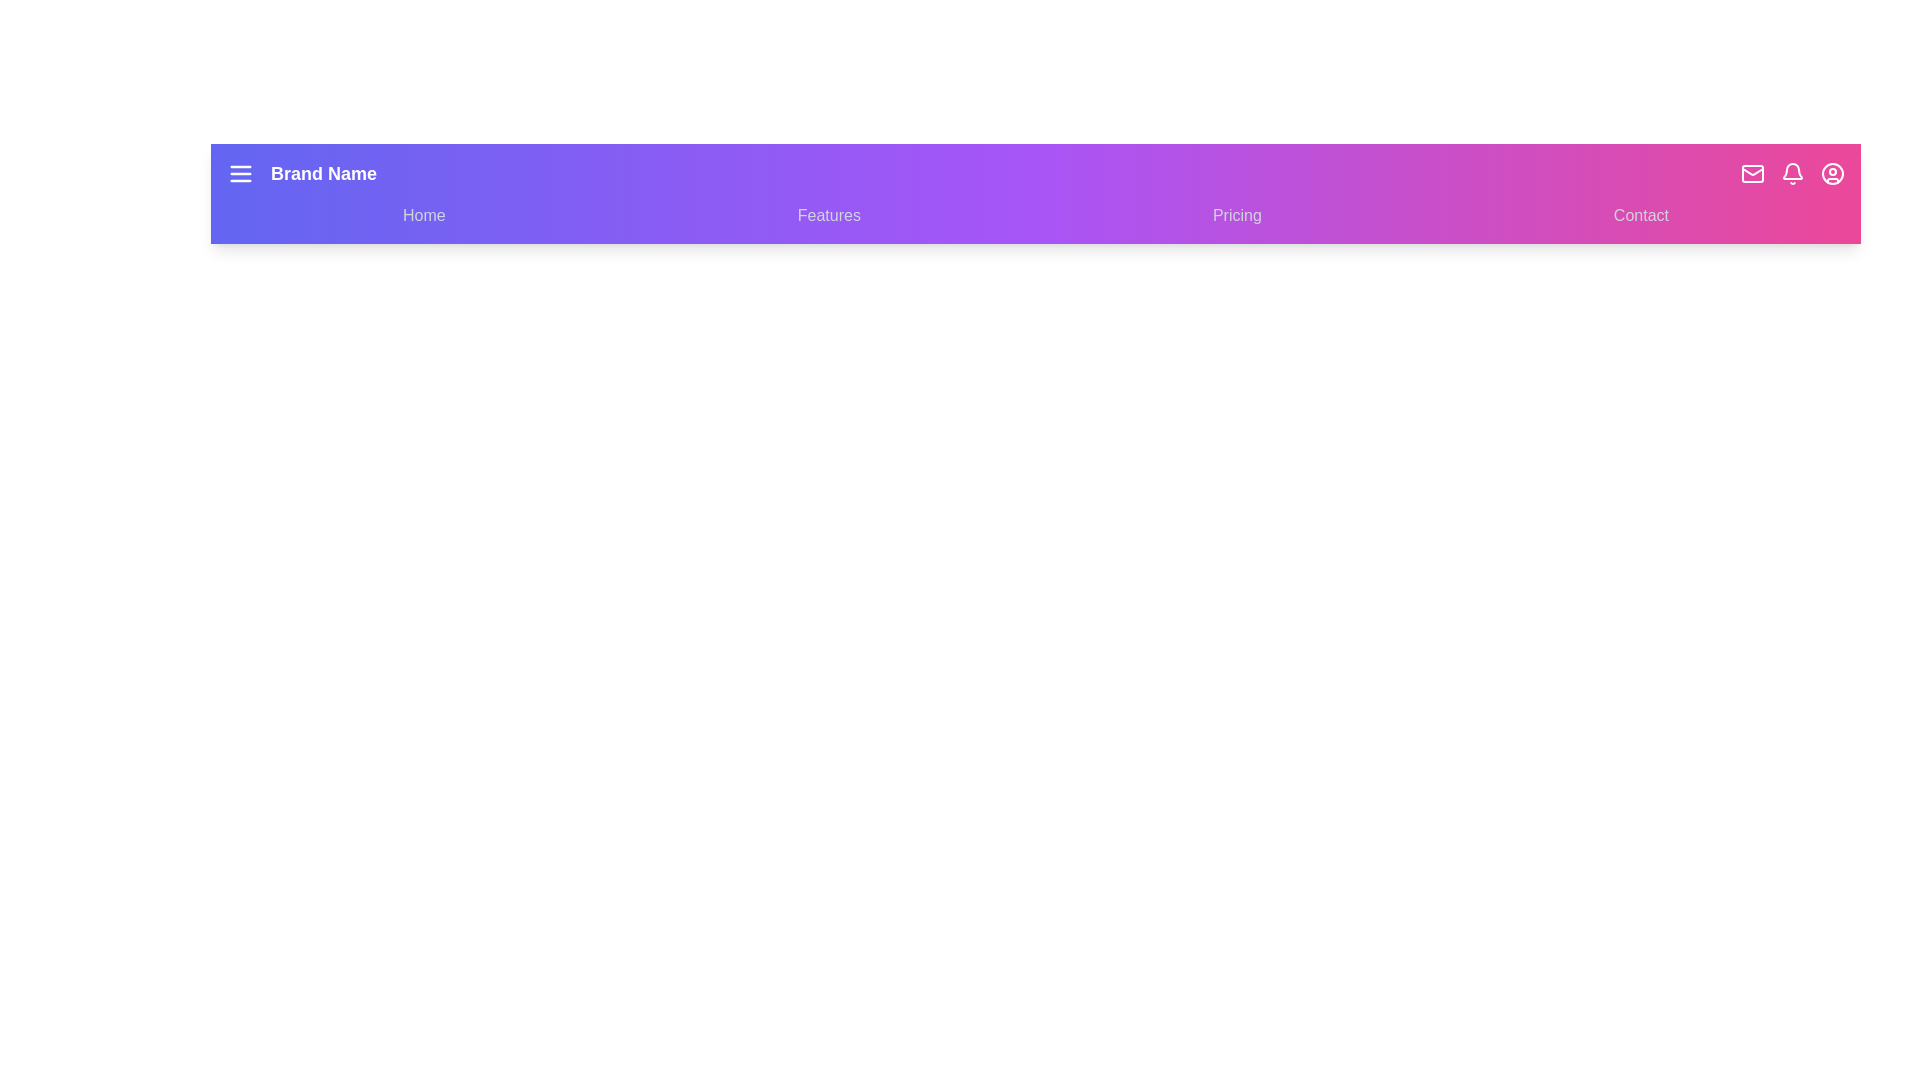 This screenshot has width=1920, height=1080. What do you see at coordinates (1641, 216) in the screenshot?
I see `the navigation link labeled Contact` at bounding box center [1641, 216].